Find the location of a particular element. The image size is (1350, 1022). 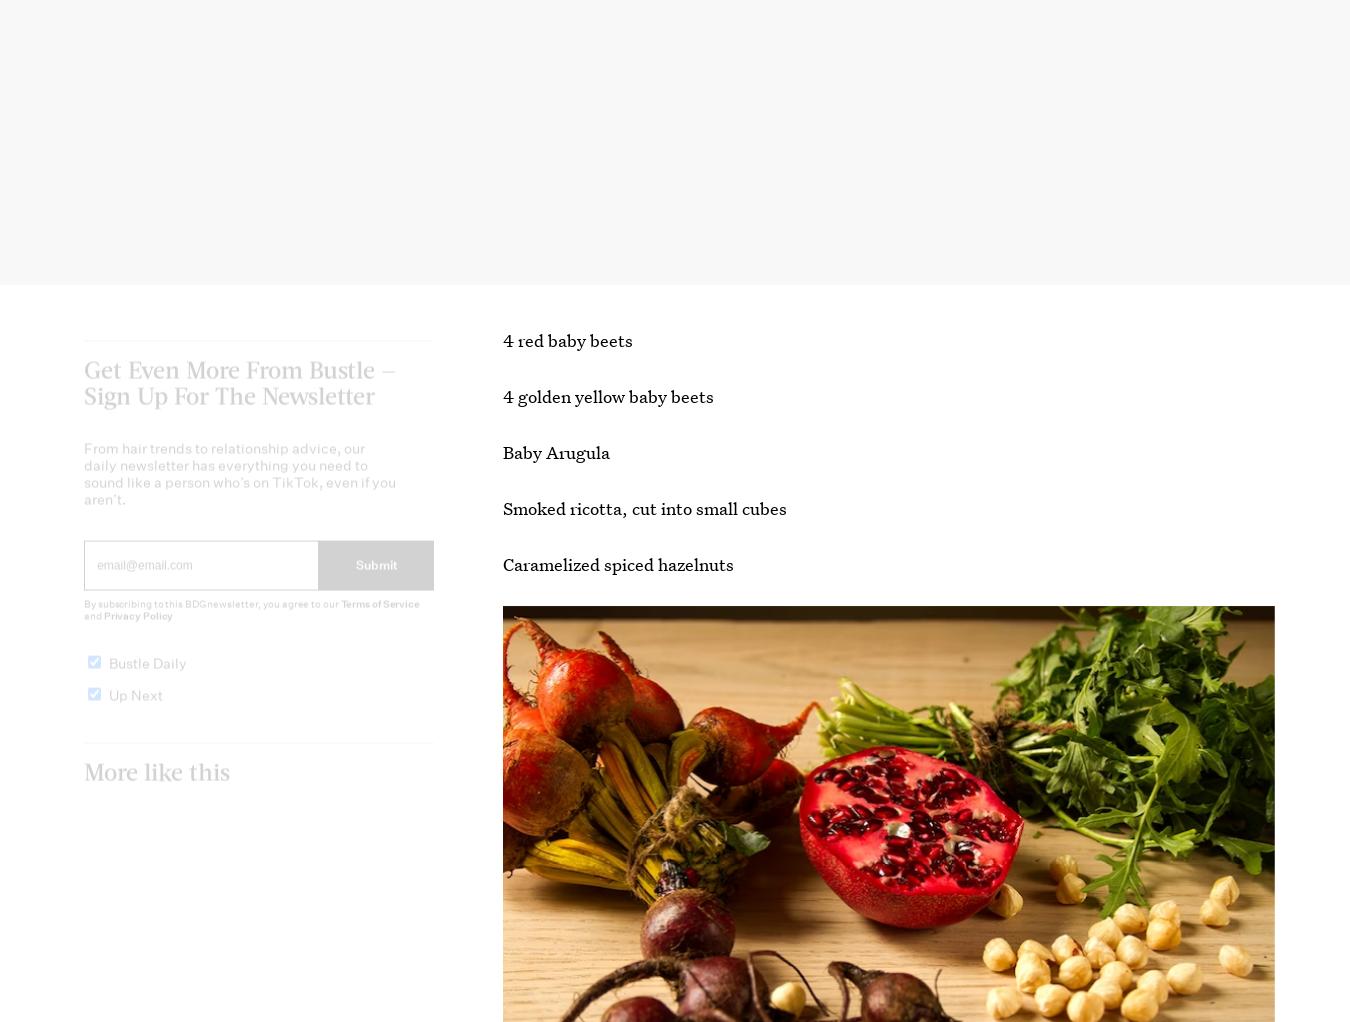

'Terms of Service' is located at coordinates (380, 618).